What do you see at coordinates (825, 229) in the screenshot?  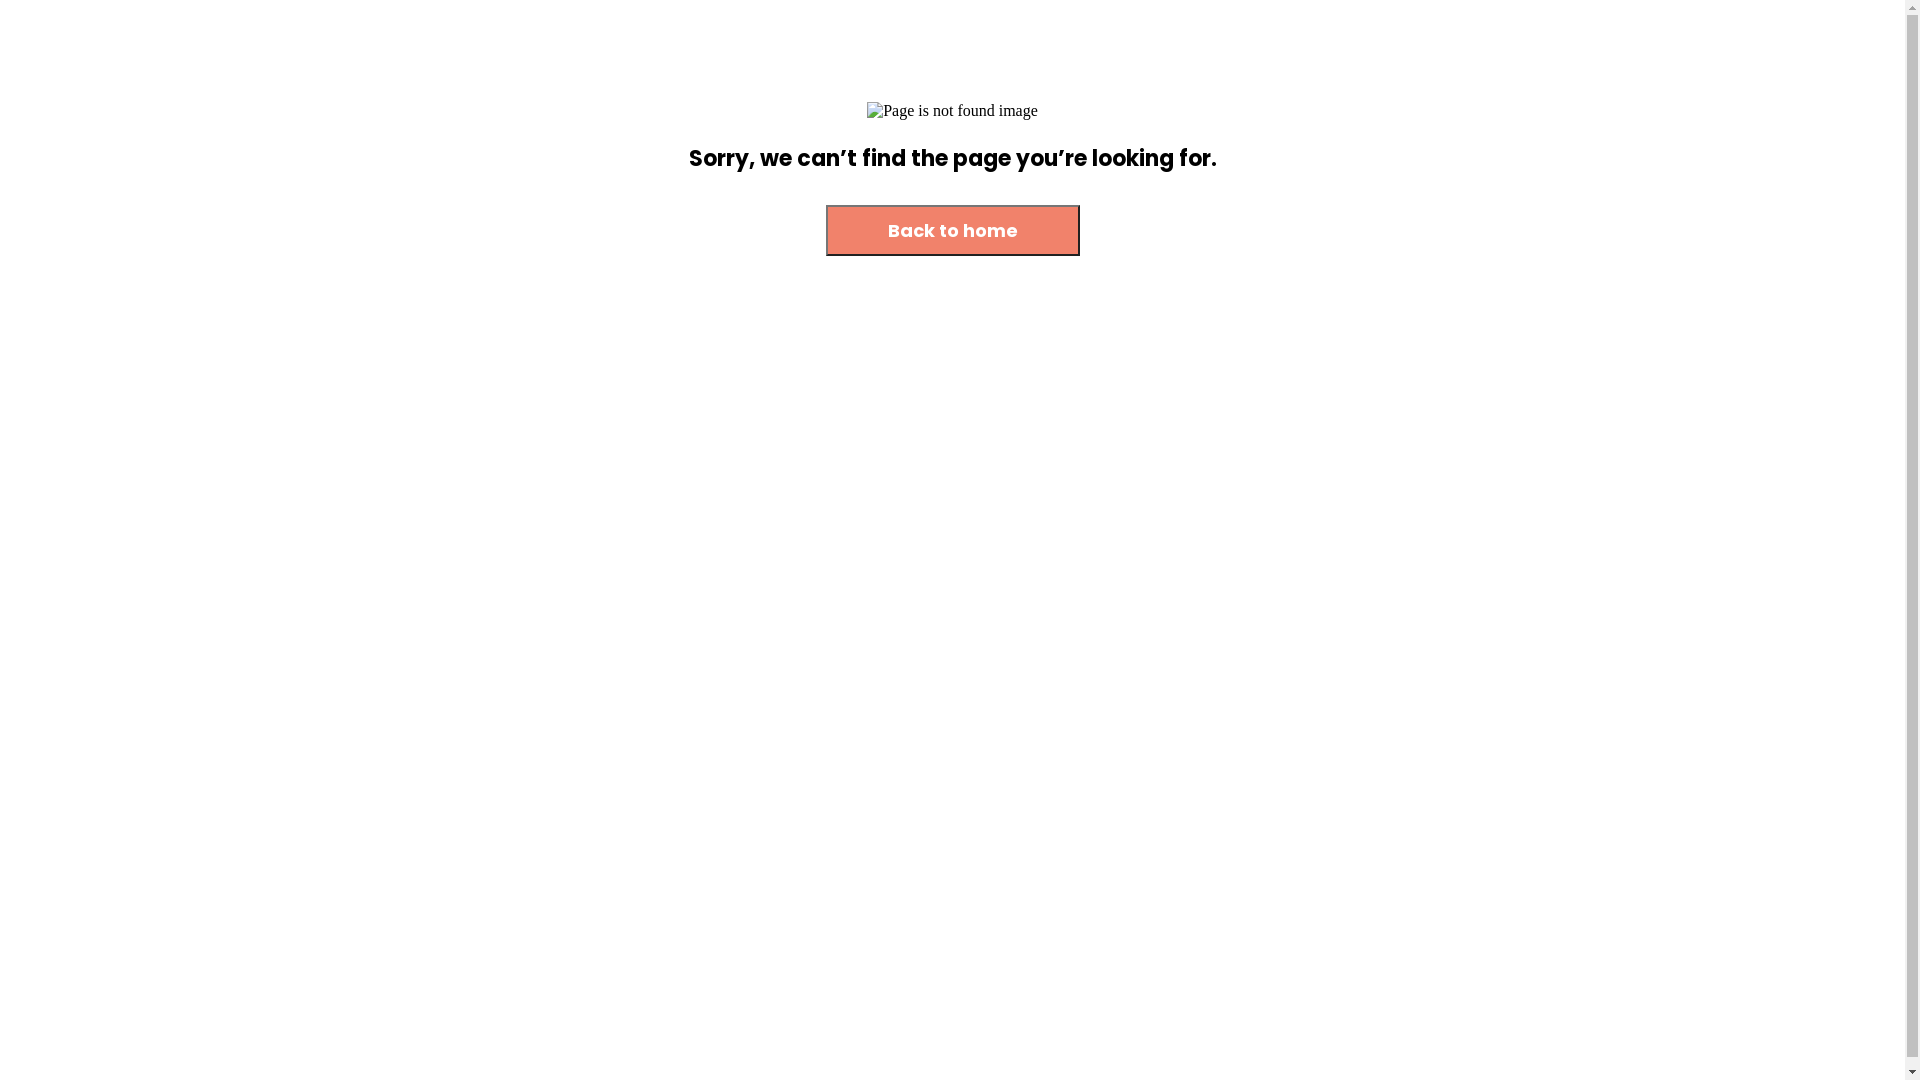 I see `'Back to home'` at bounding box center [825, 229].